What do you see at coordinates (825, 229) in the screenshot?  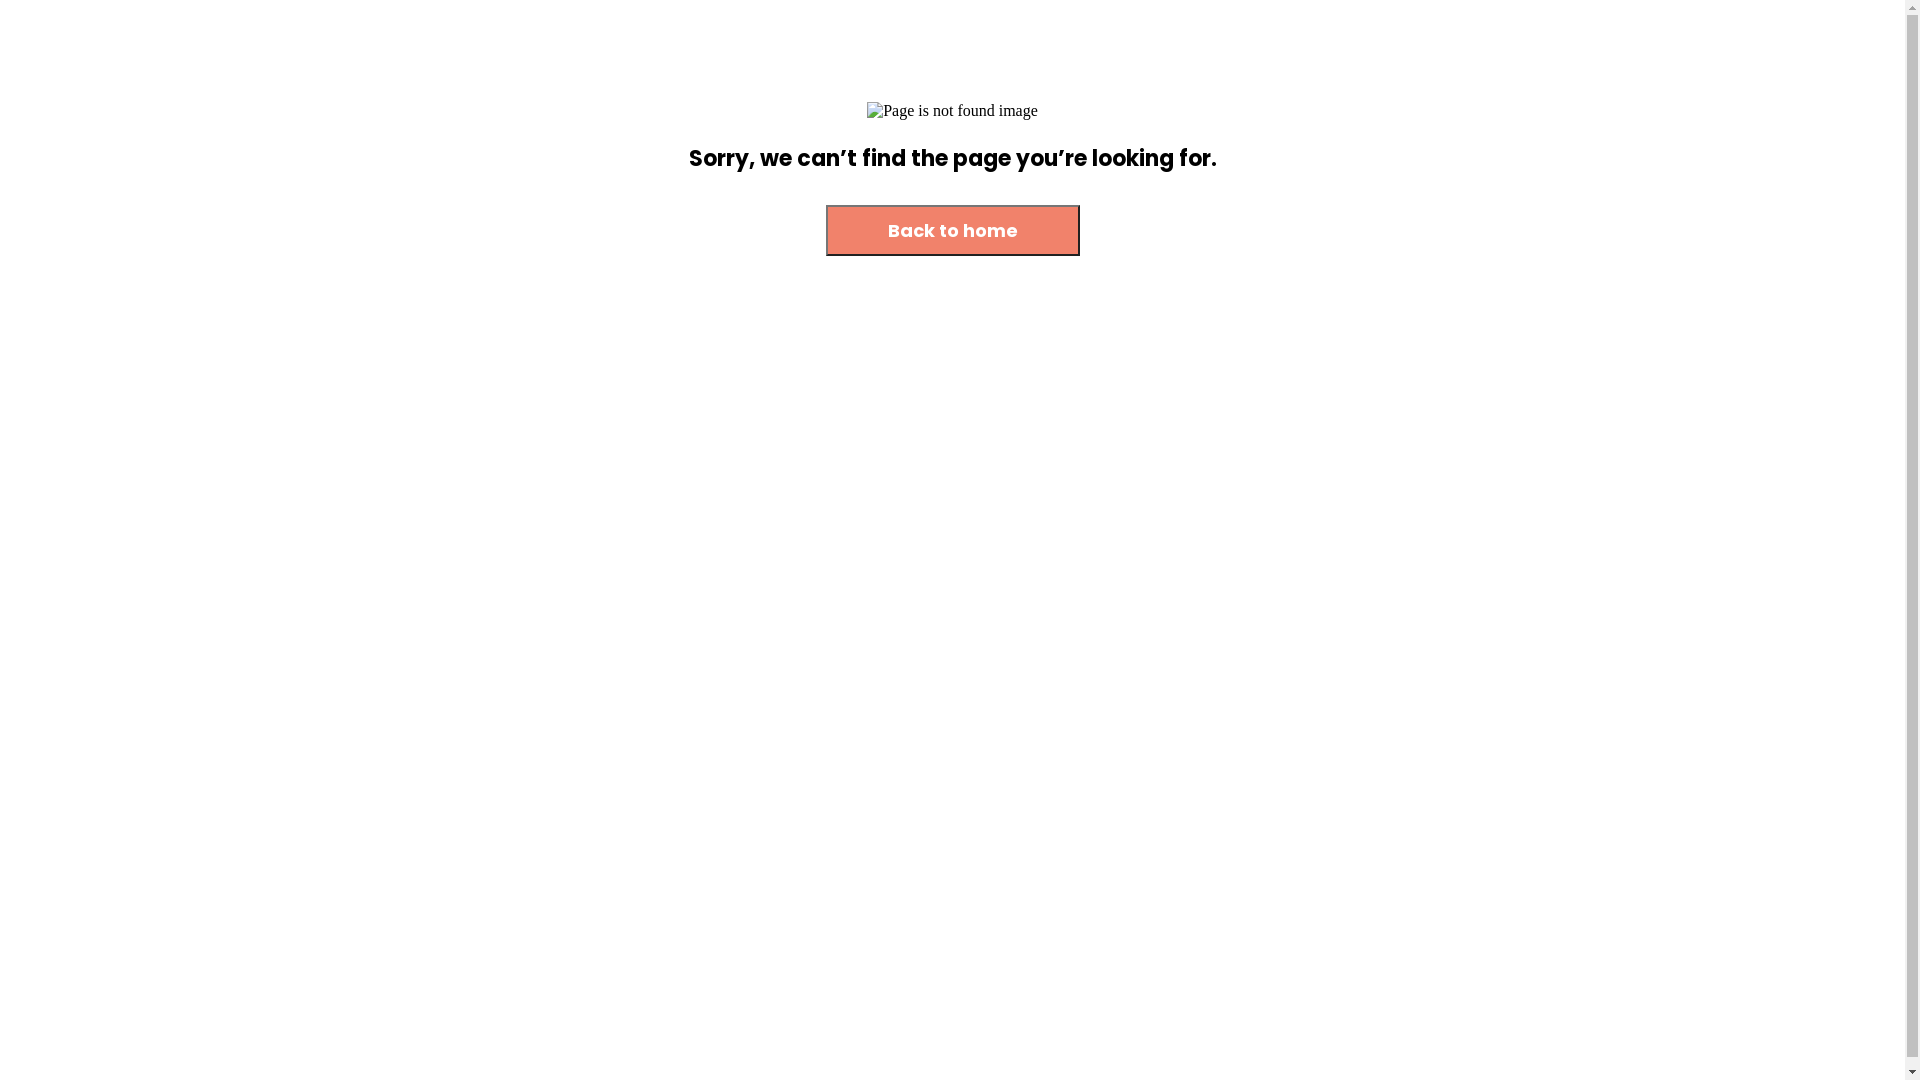 I see `'Back to home'` at bounding box center [825, 229].